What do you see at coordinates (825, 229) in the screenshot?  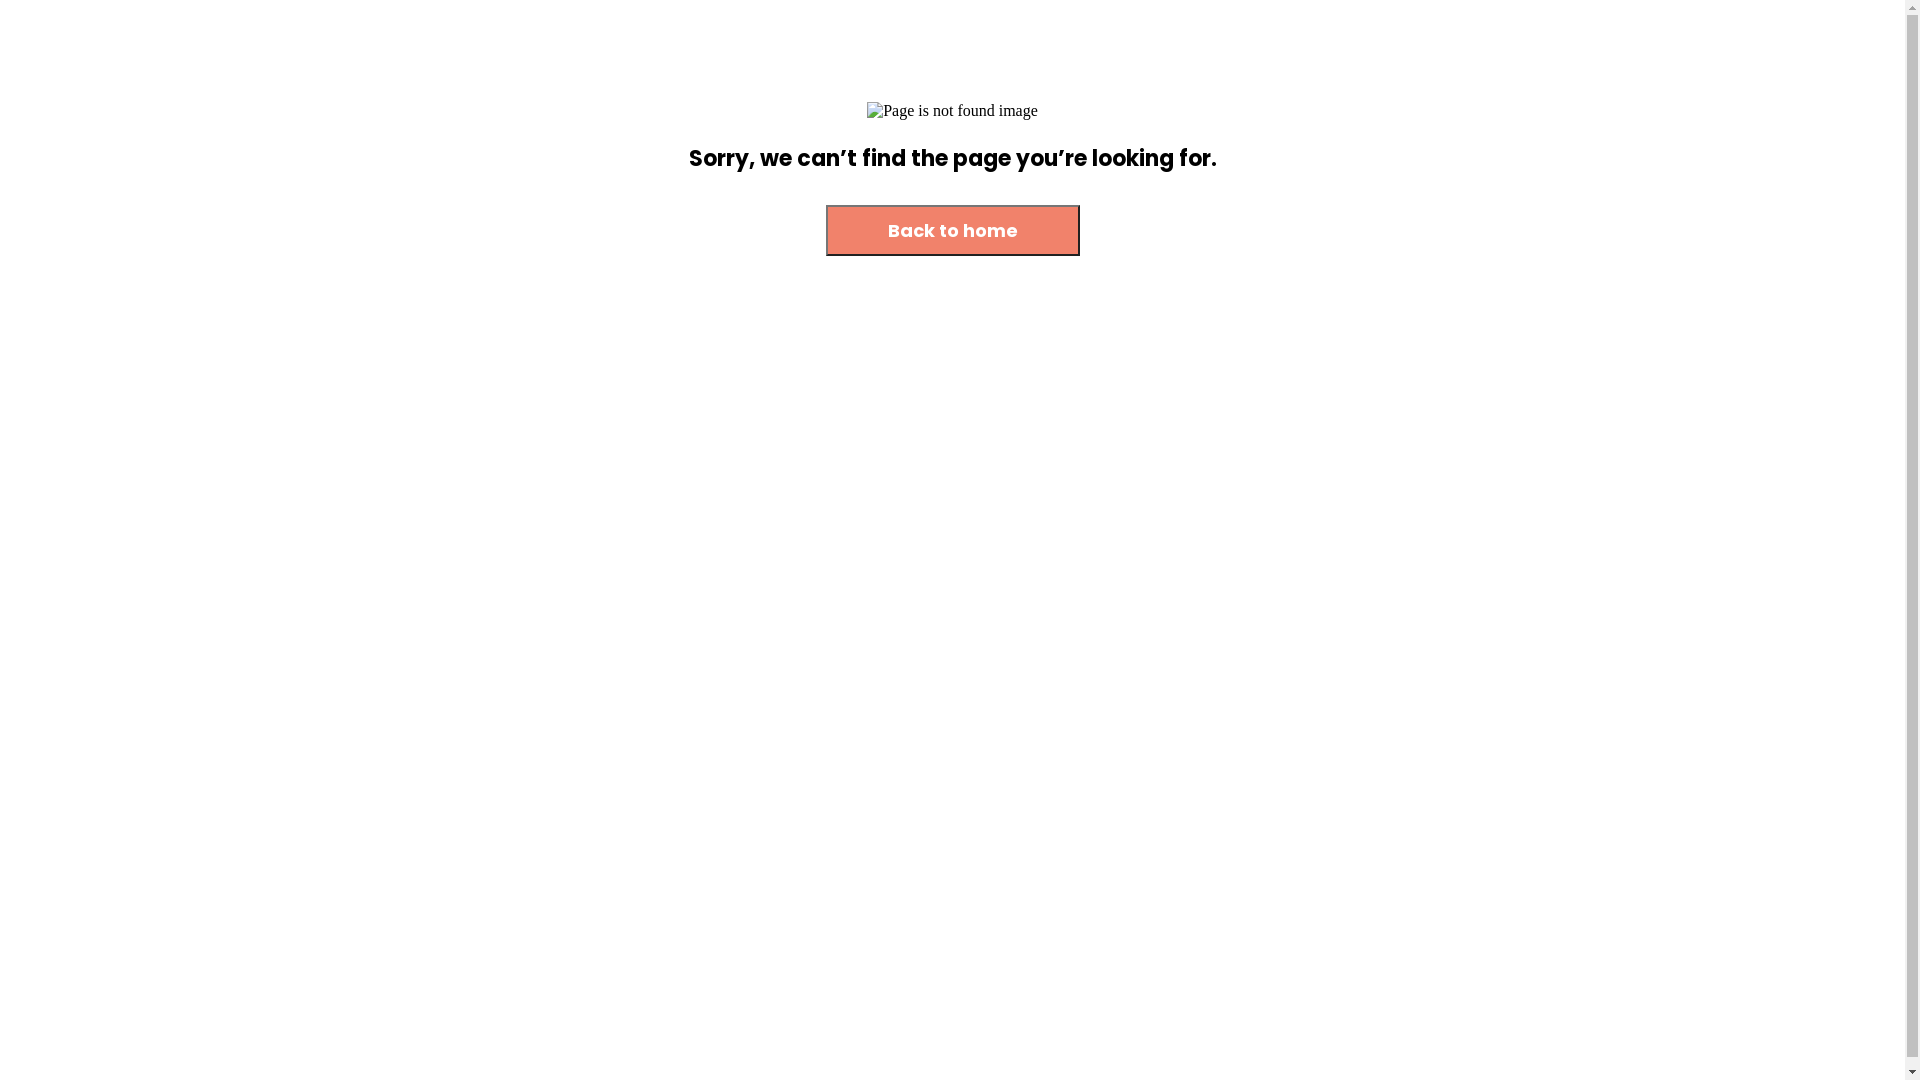 I see `'Back to home'` at bounding box center [825, 229].